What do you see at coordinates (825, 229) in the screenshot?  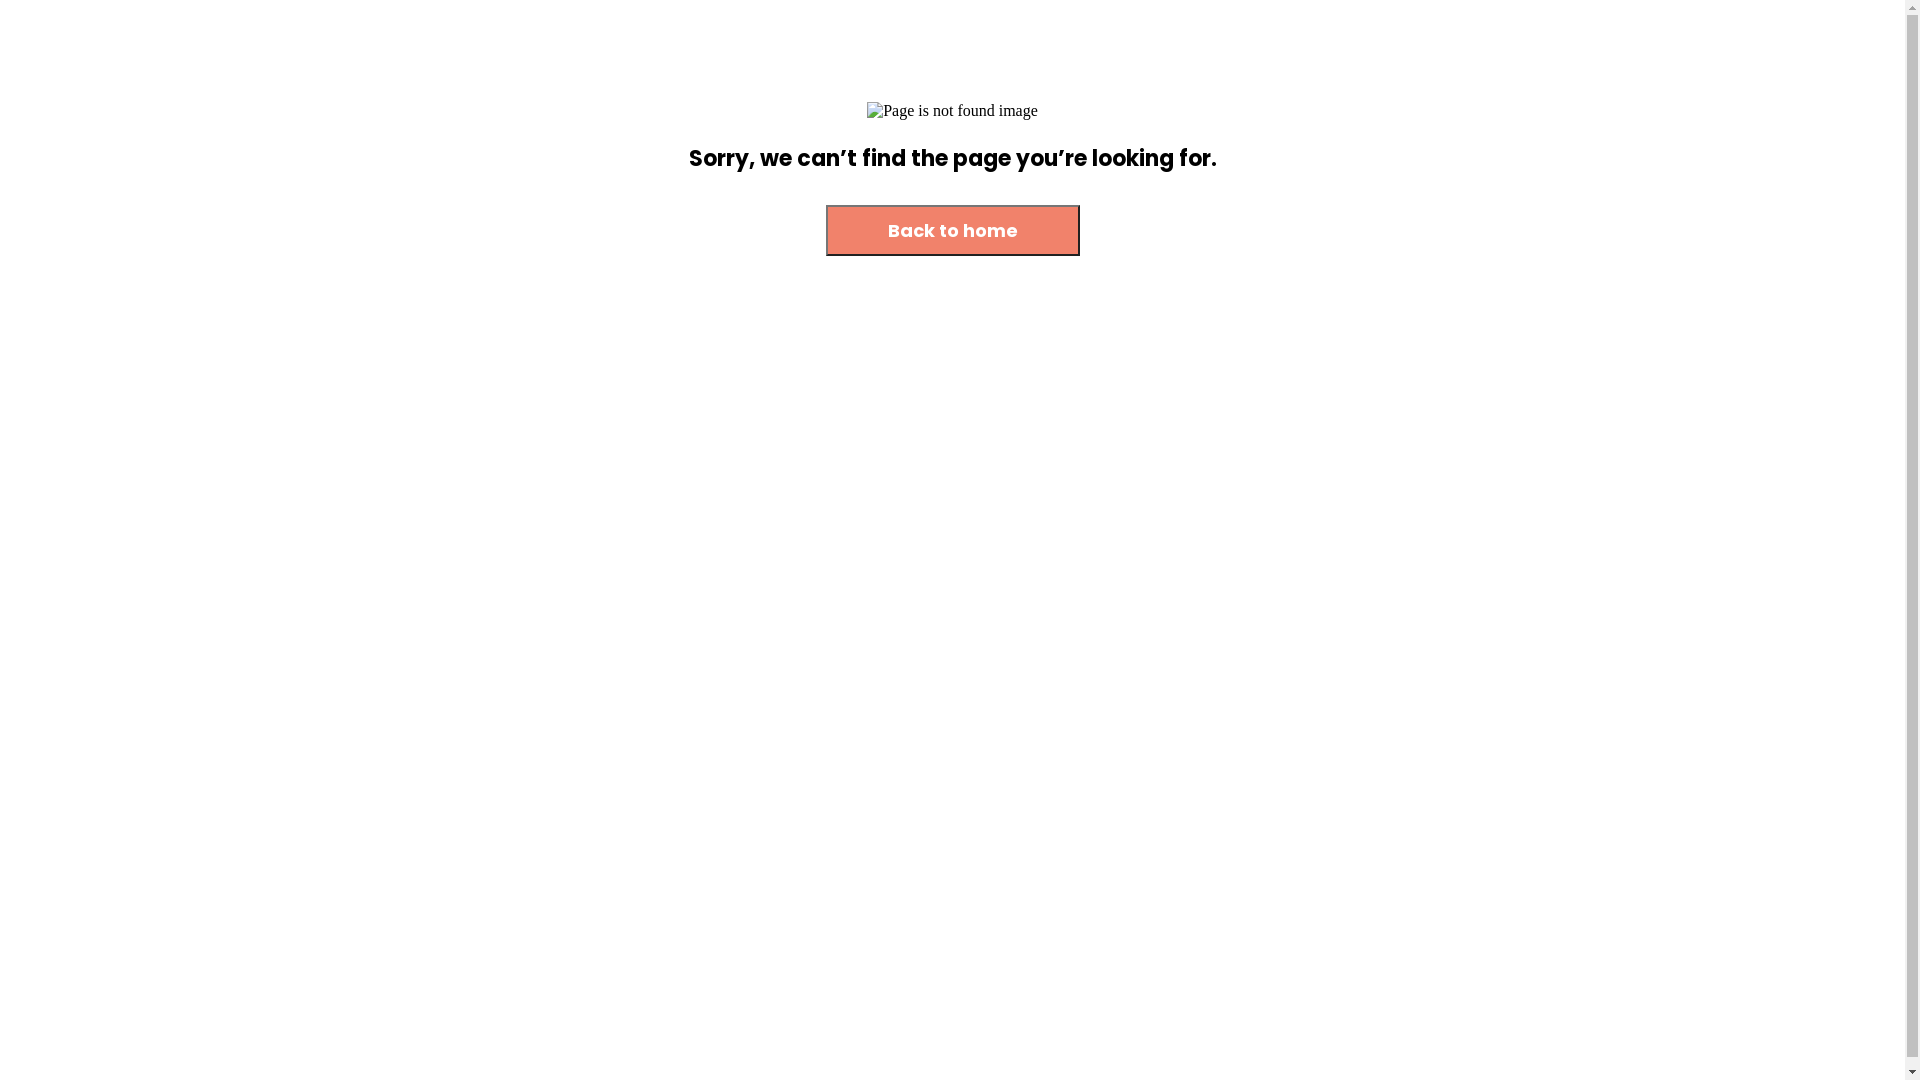 I see `'Back to home'` at bounding box center [825, 229].